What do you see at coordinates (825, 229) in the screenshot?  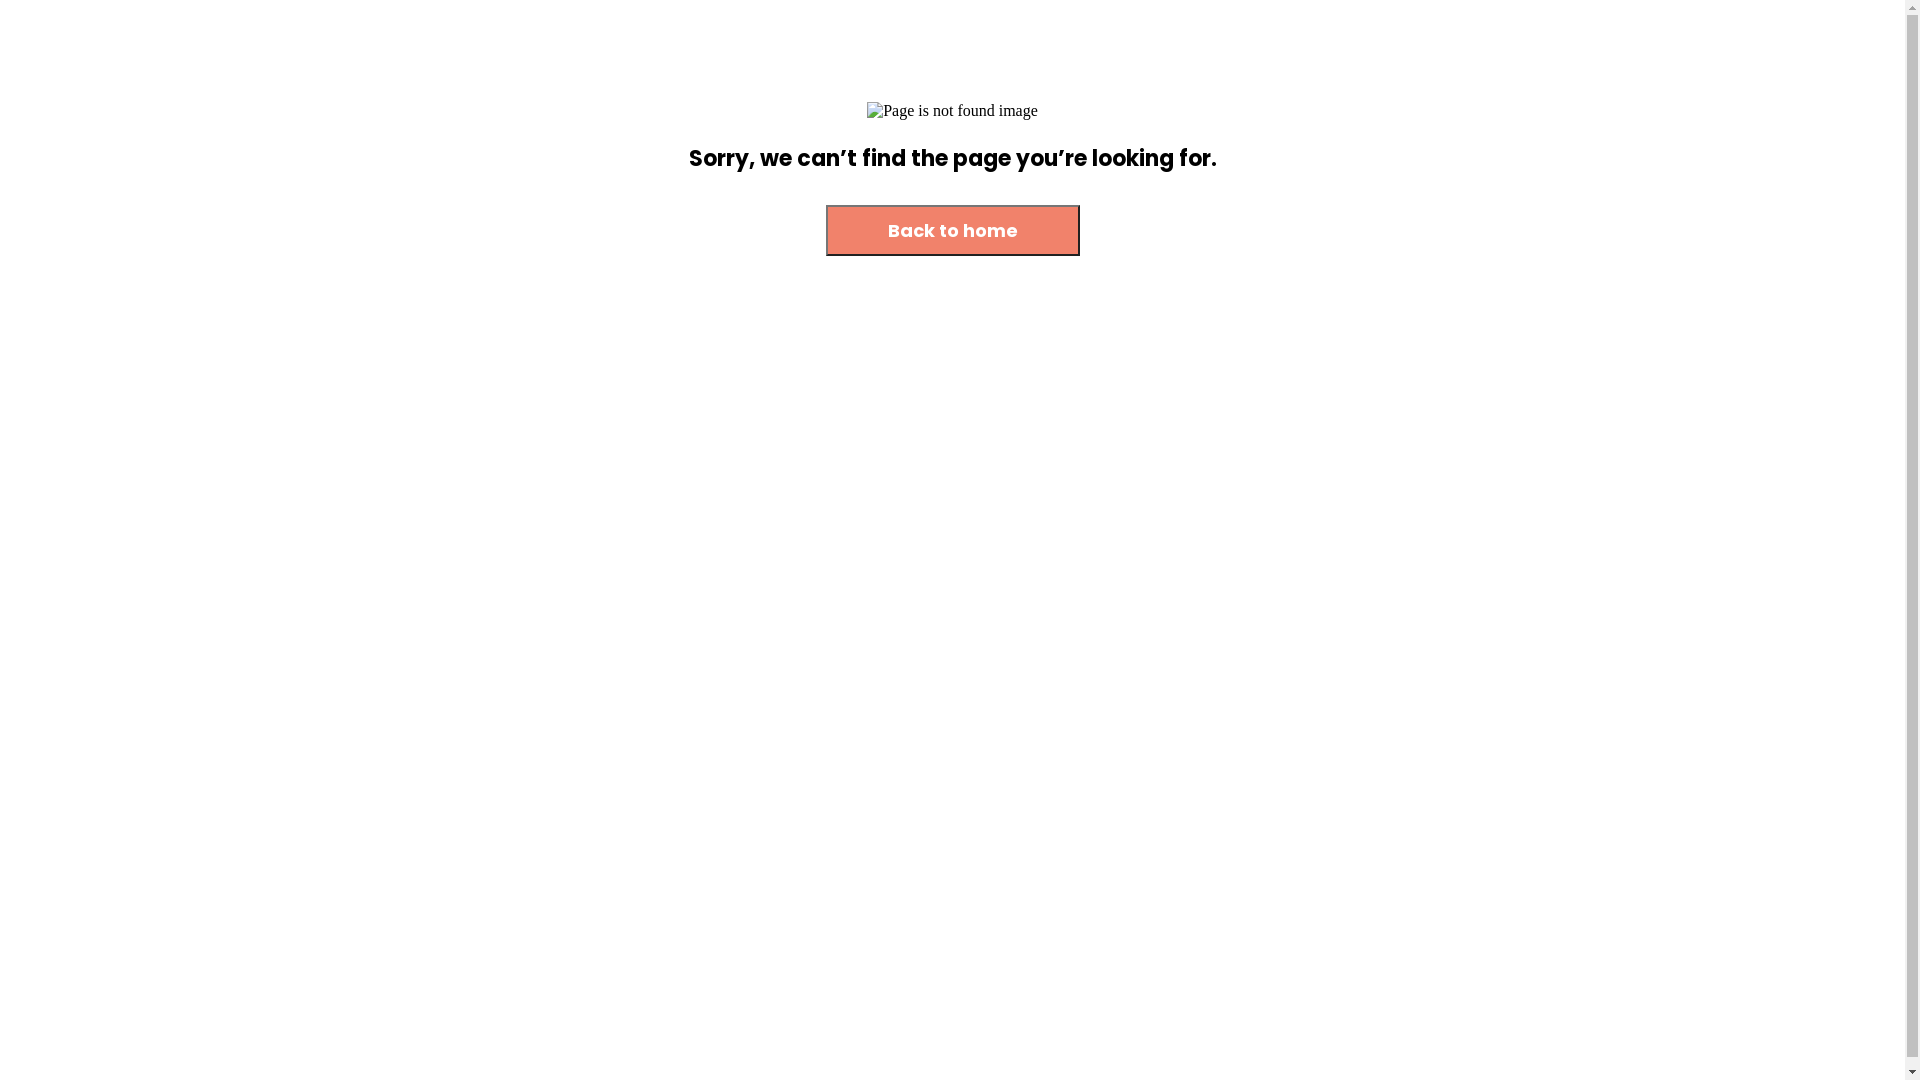 I see `'Back to home'` at bounding box center [825, 229].